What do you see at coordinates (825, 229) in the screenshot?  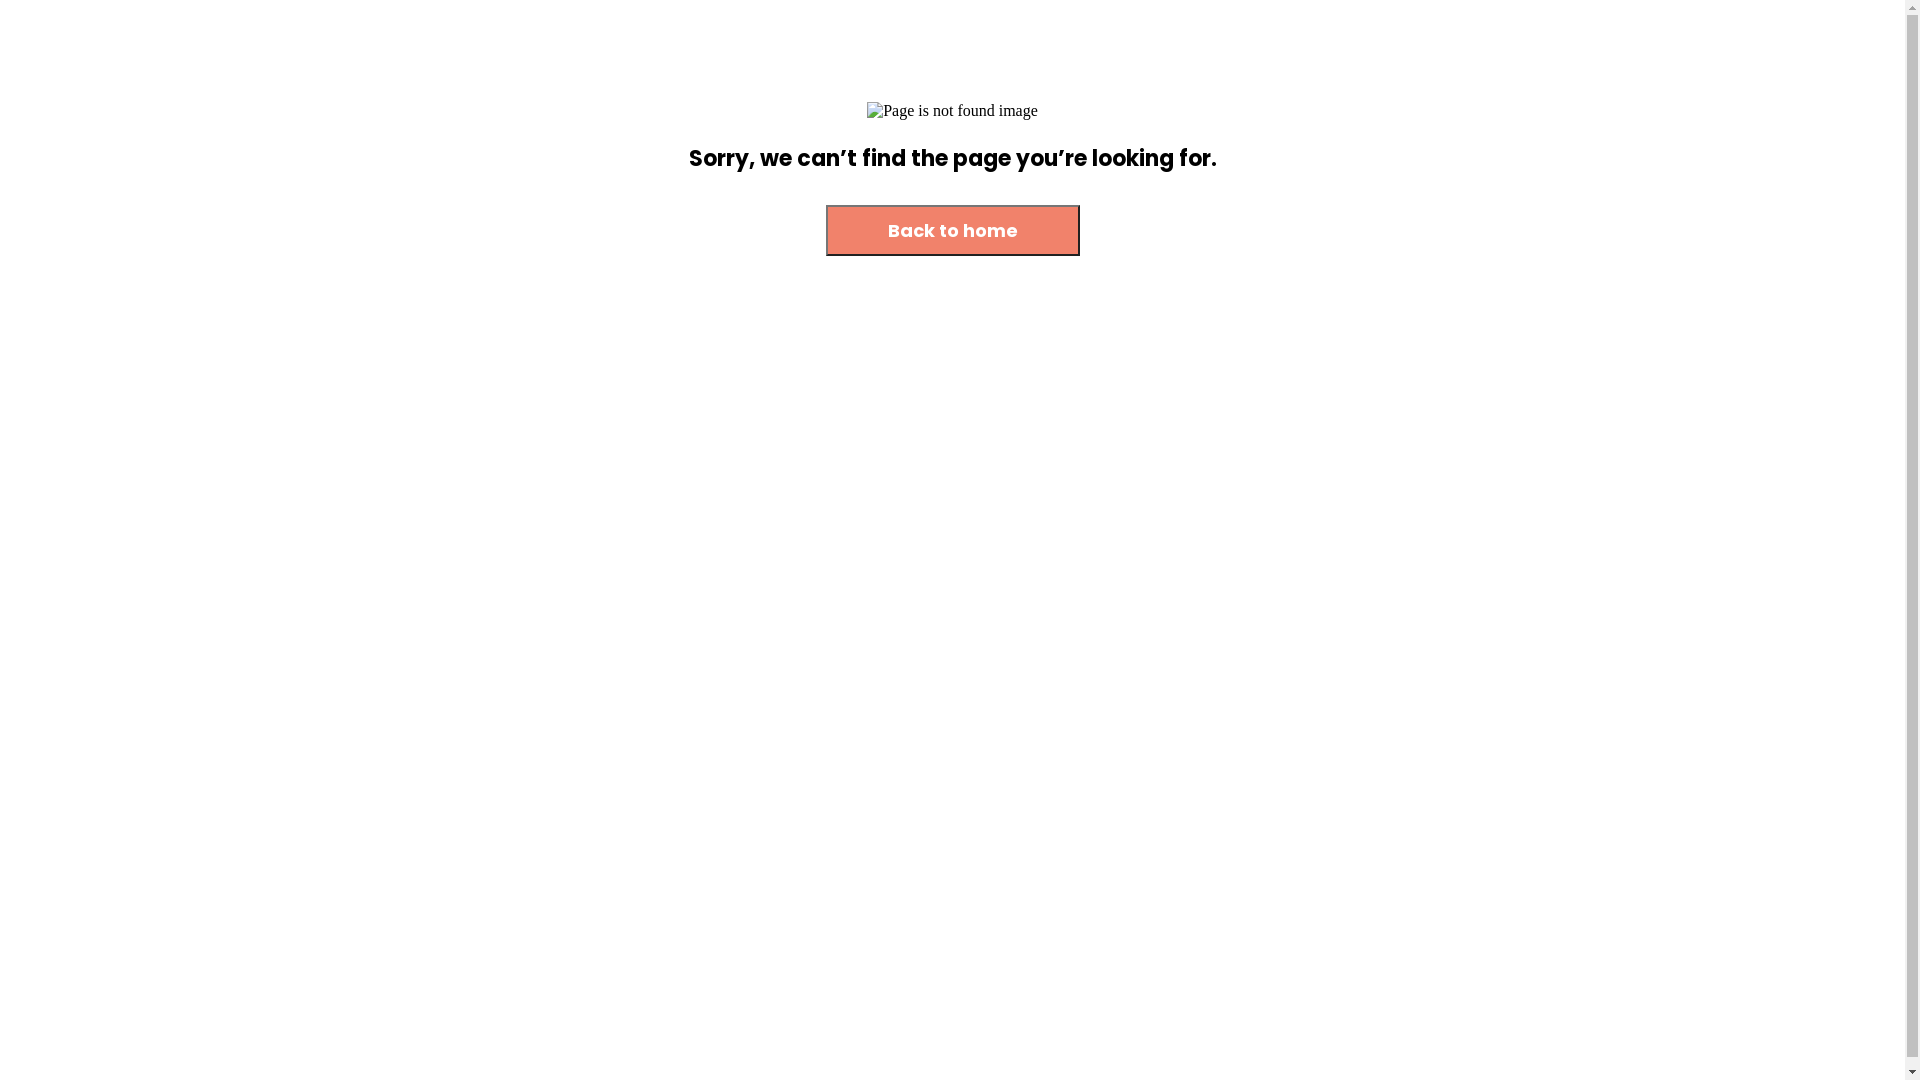 I see `'Back to home'` at bounding box center [825, 229].